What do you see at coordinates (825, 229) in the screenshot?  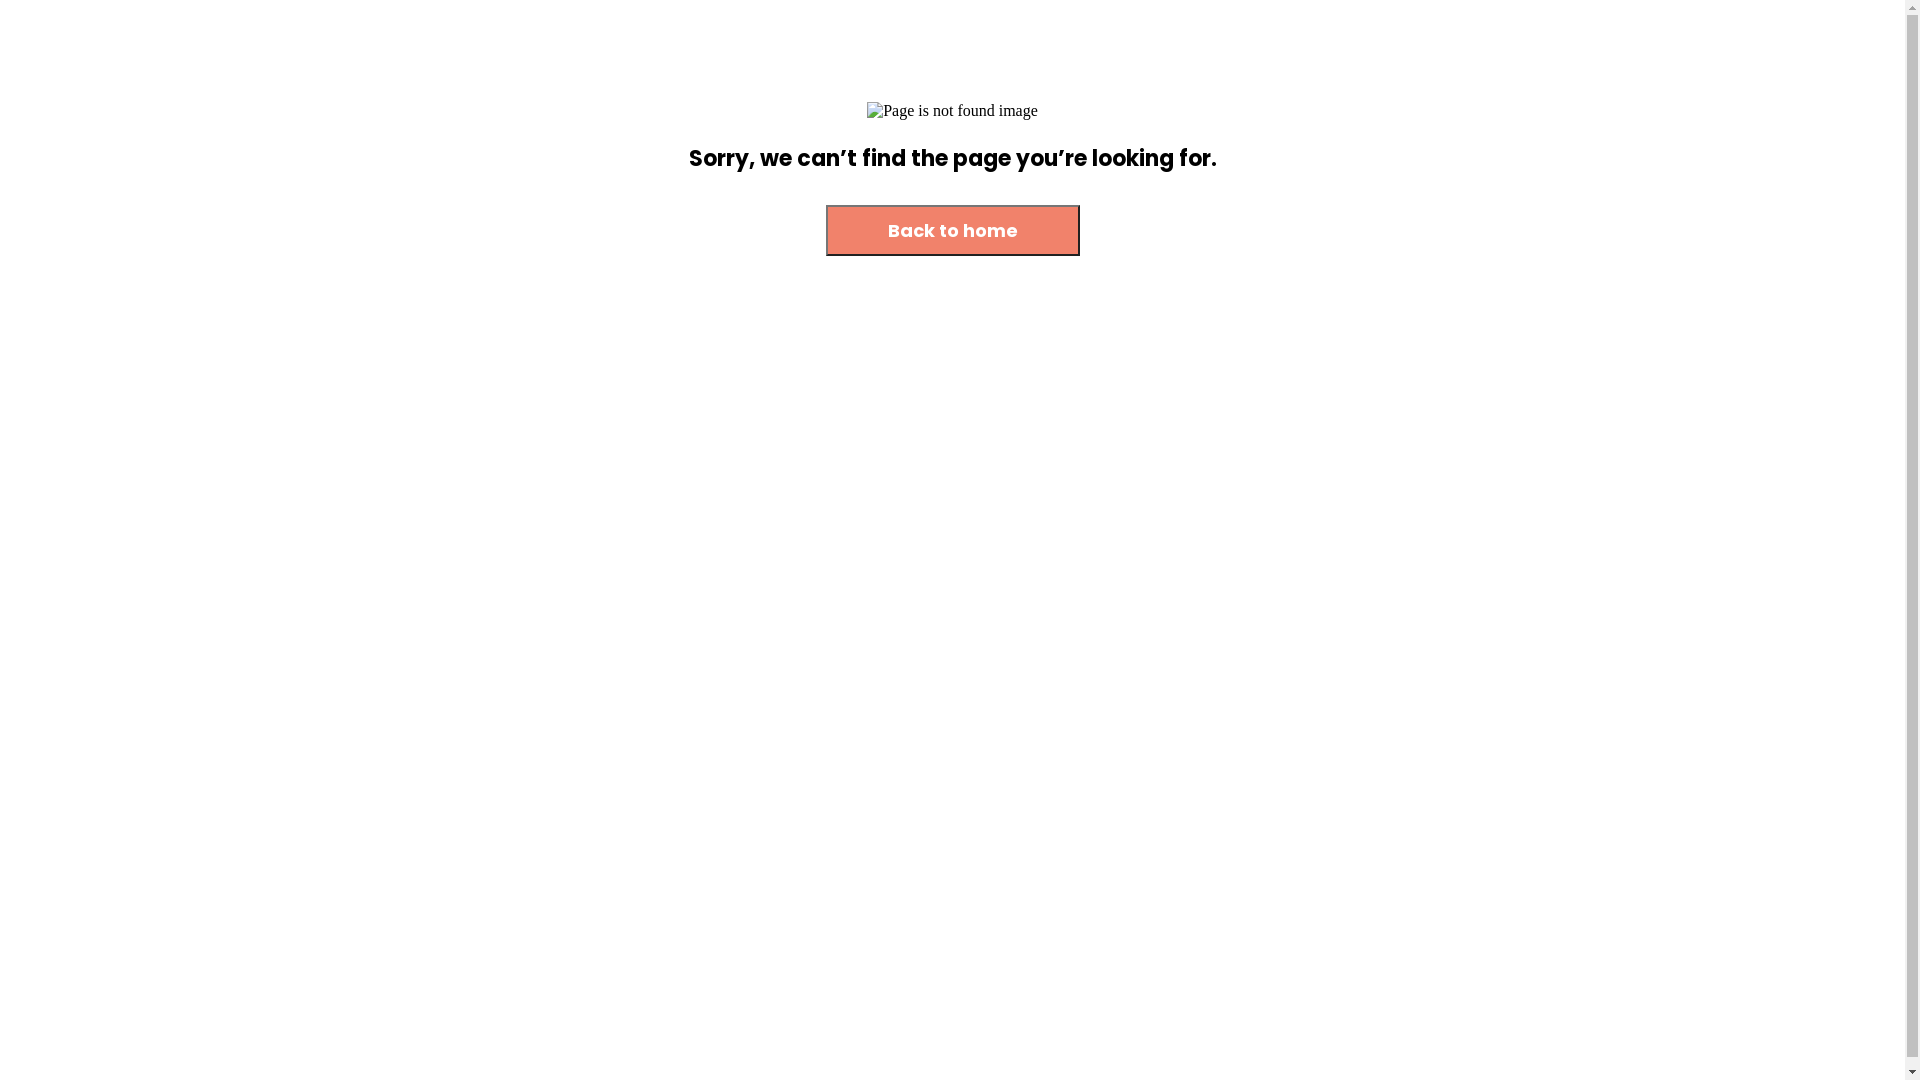 I see `'Back to home'` at bounding box center [825, 229].